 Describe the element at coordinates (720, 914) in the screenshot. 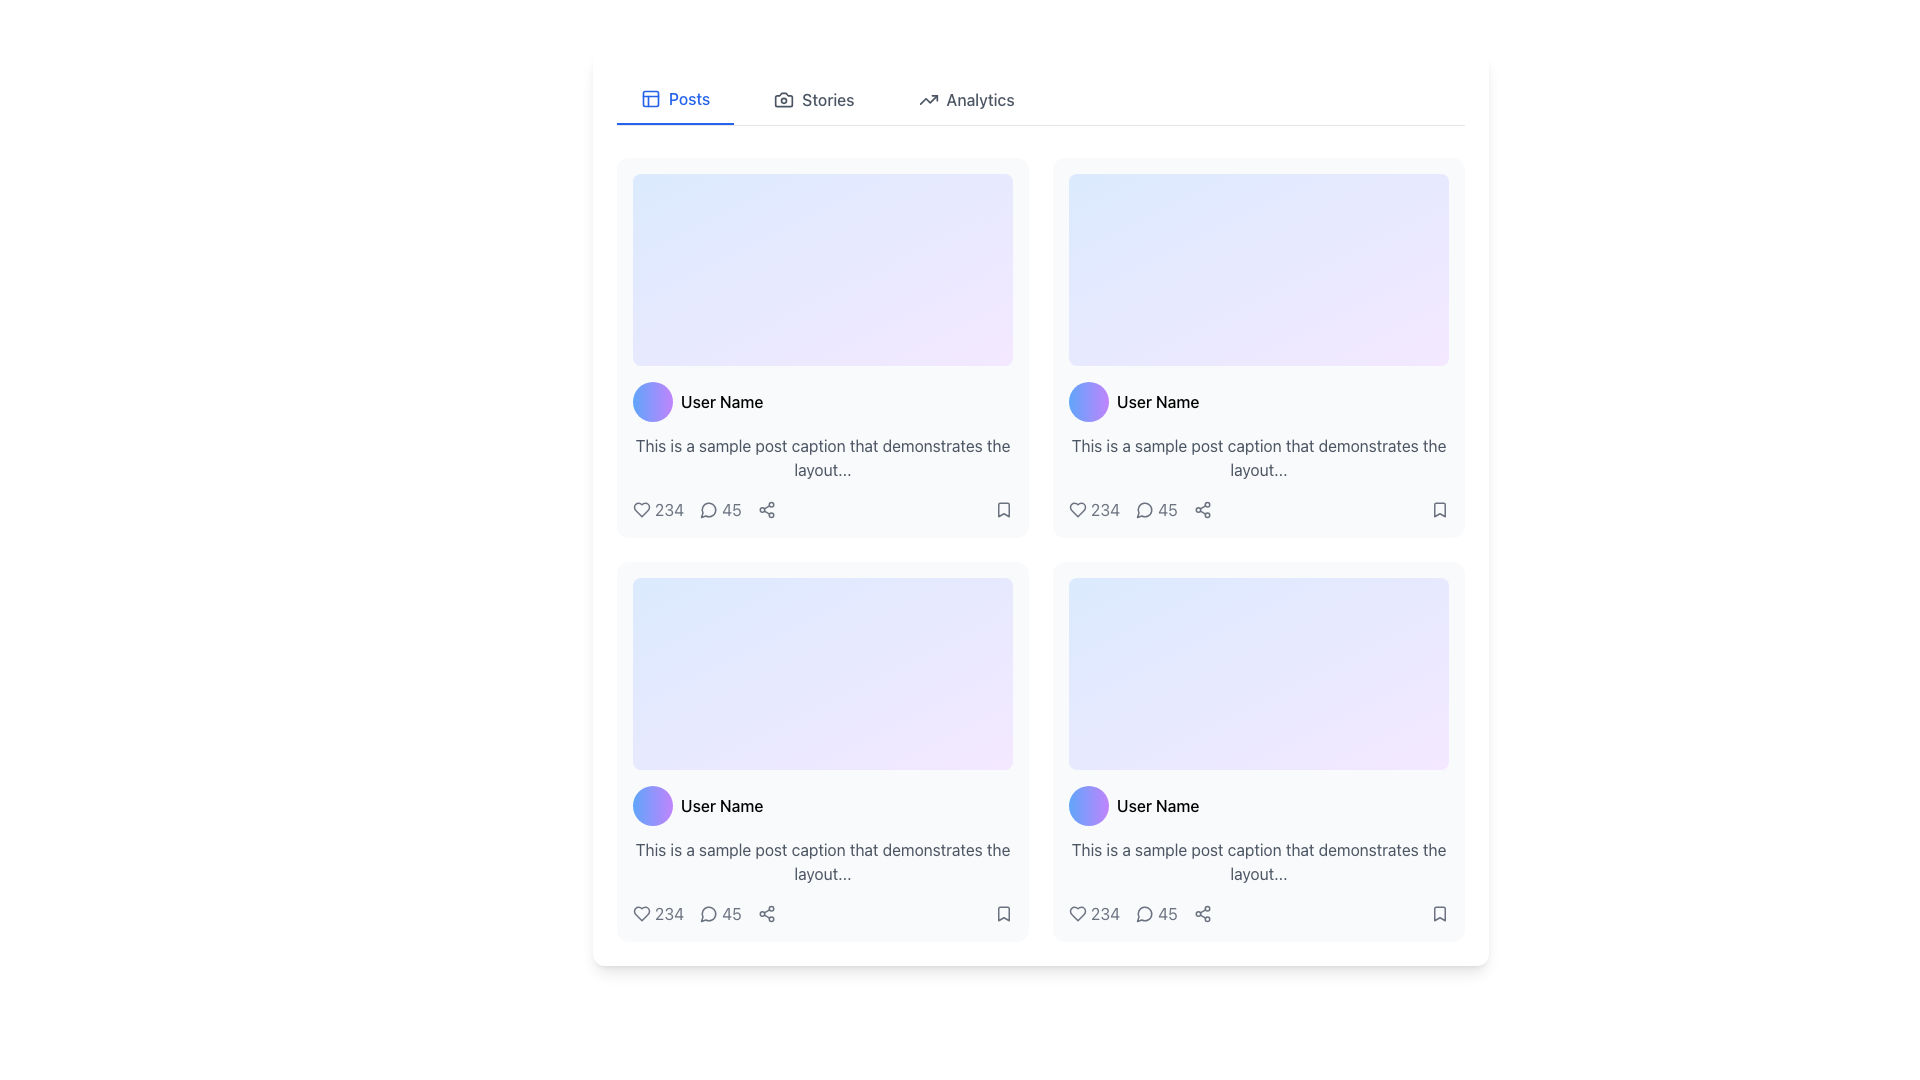

I see `the comment indicator button, which features a speech bubble icon and a comment count, located to the right of the like icon and left of the share icon in the bottom section of the post card` at that location.